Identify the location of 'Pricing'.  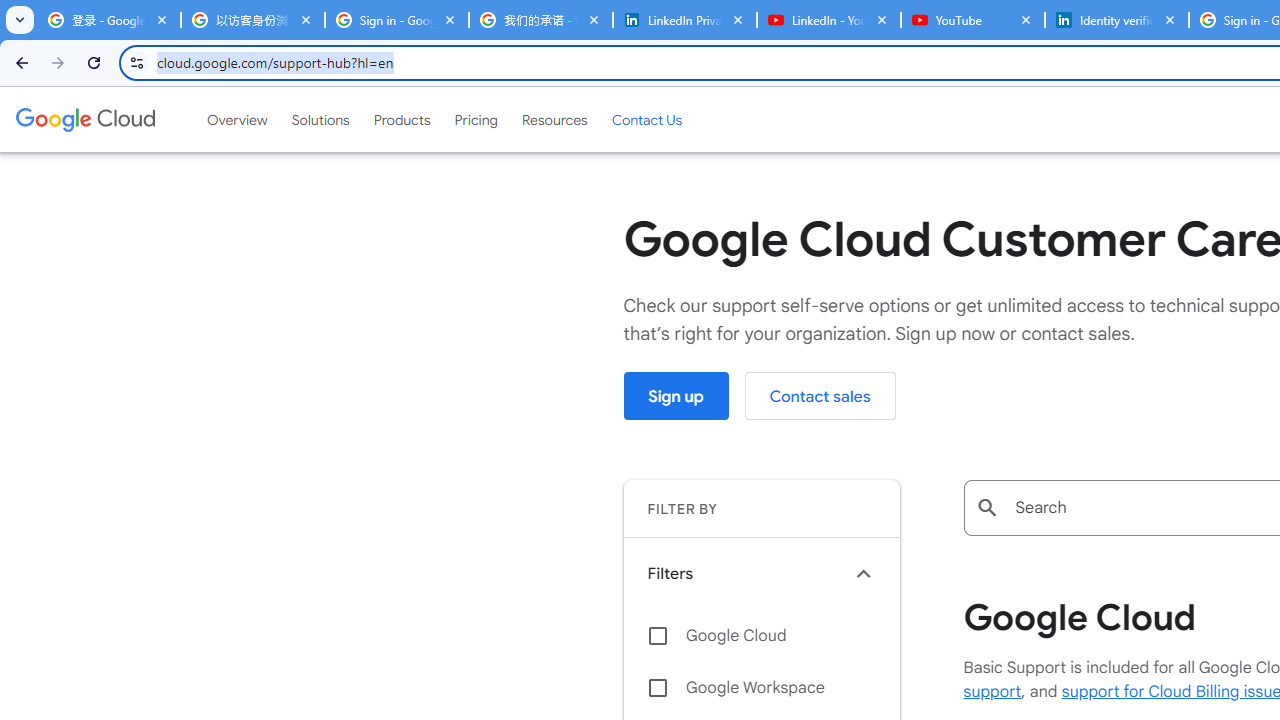
(475, 119).